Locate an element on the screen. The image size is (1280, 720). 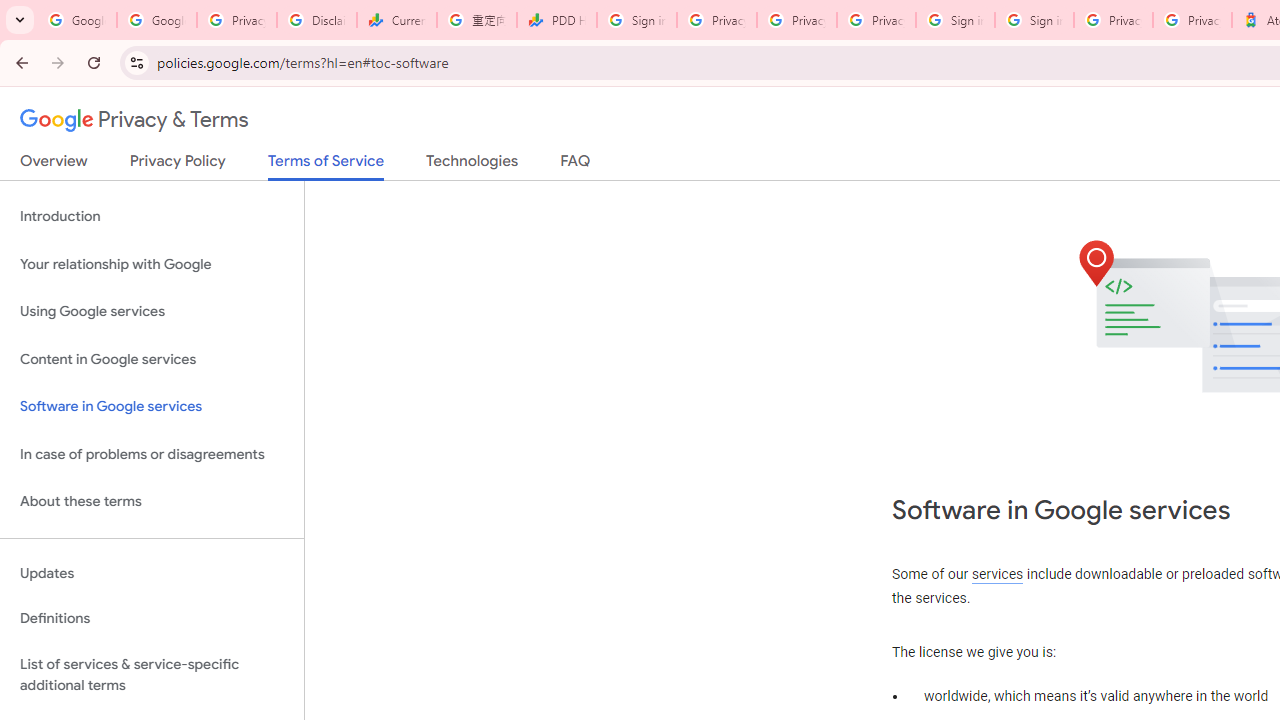
'In case of problems or disagreements' is located at coordinates (151, 454).